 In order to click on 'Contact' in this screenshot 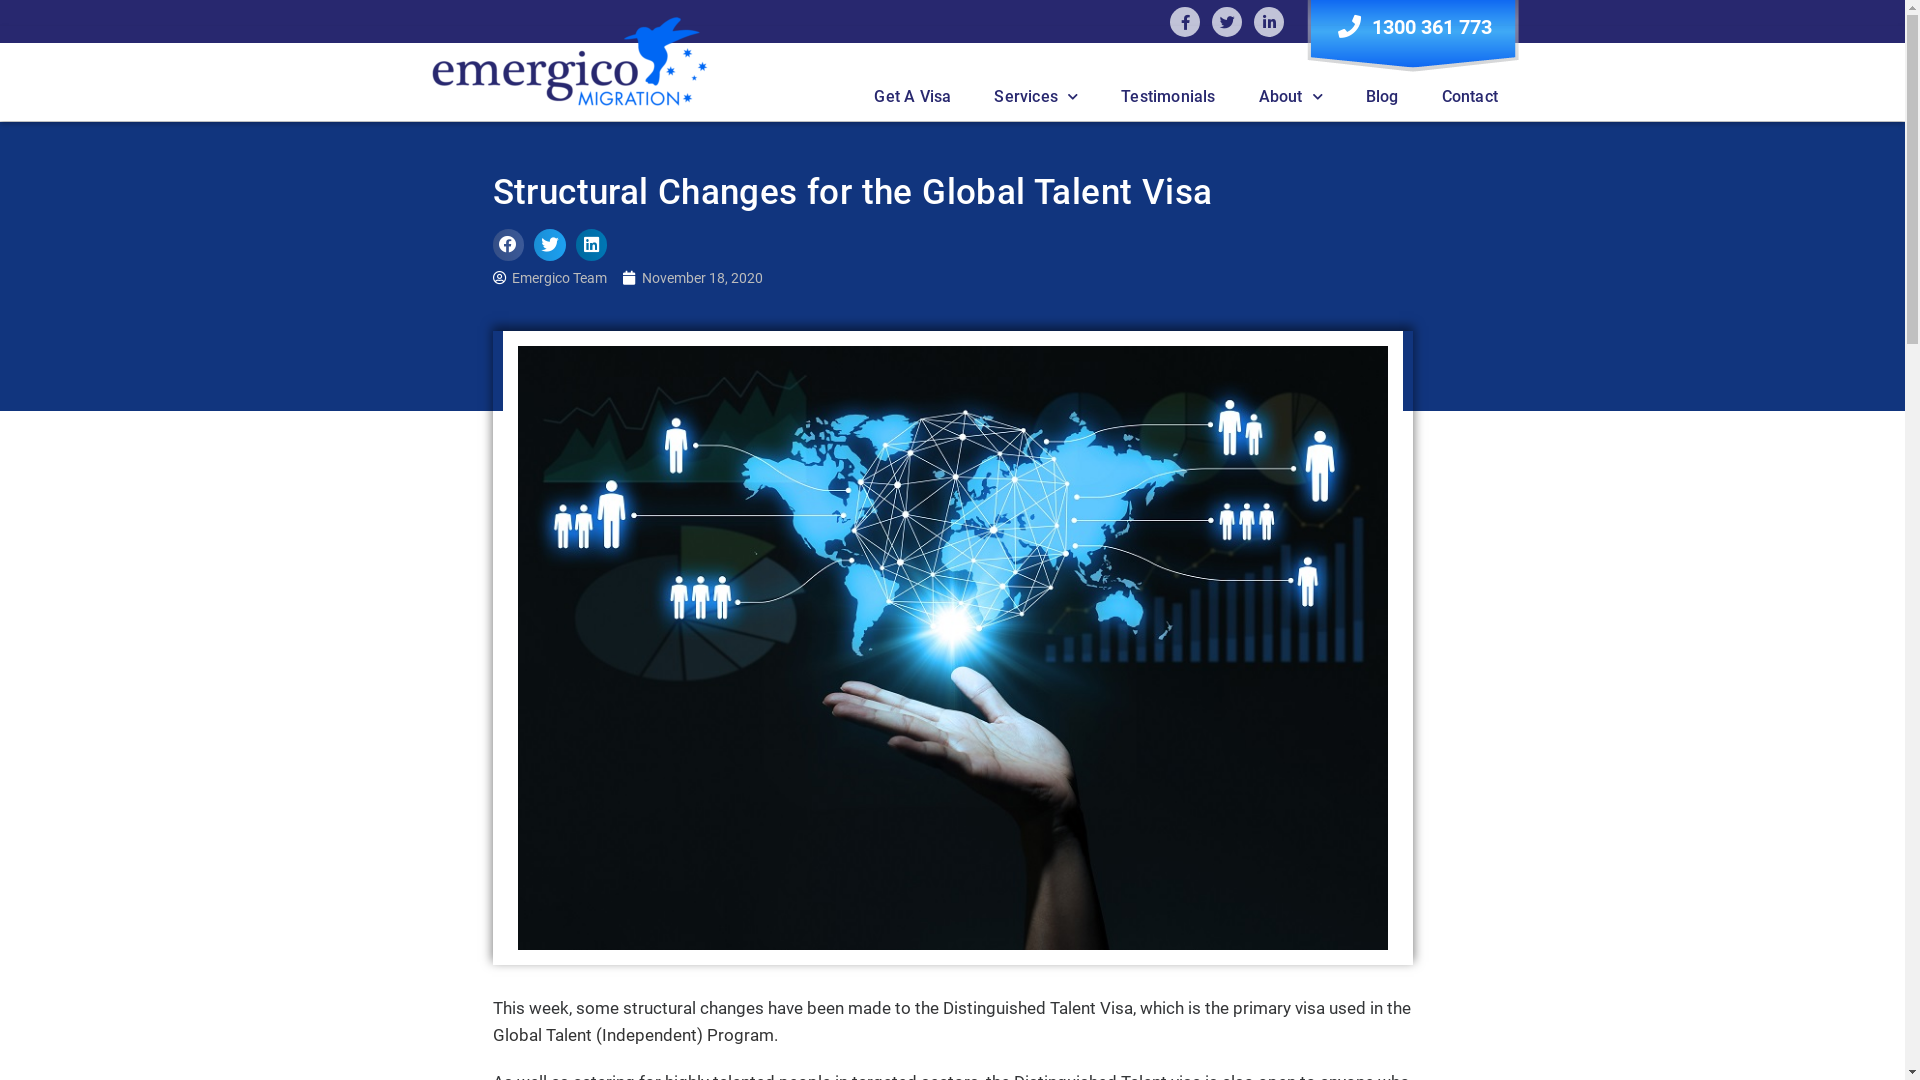, I will do `click(1469, 96)`.